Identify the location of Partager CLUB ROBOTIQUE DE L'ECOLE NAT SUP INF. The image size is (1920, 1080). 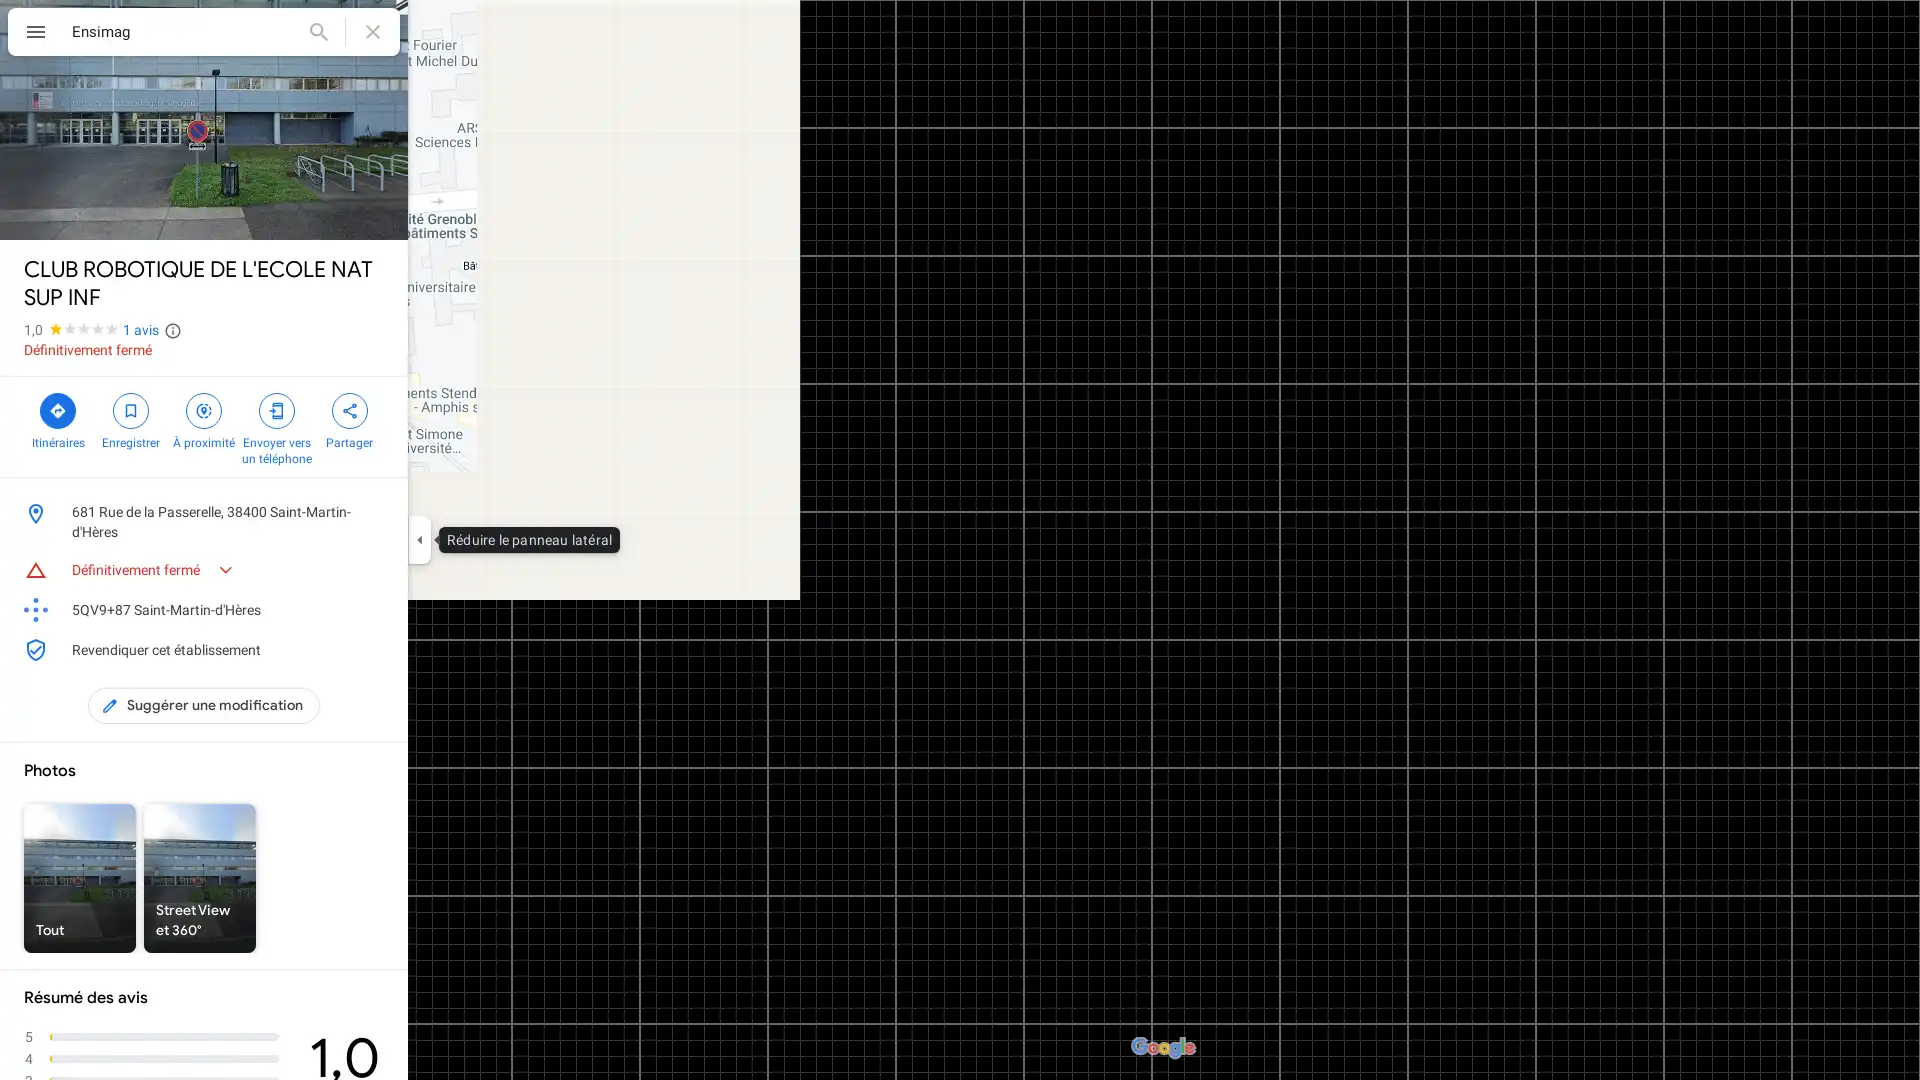
(349, 418).